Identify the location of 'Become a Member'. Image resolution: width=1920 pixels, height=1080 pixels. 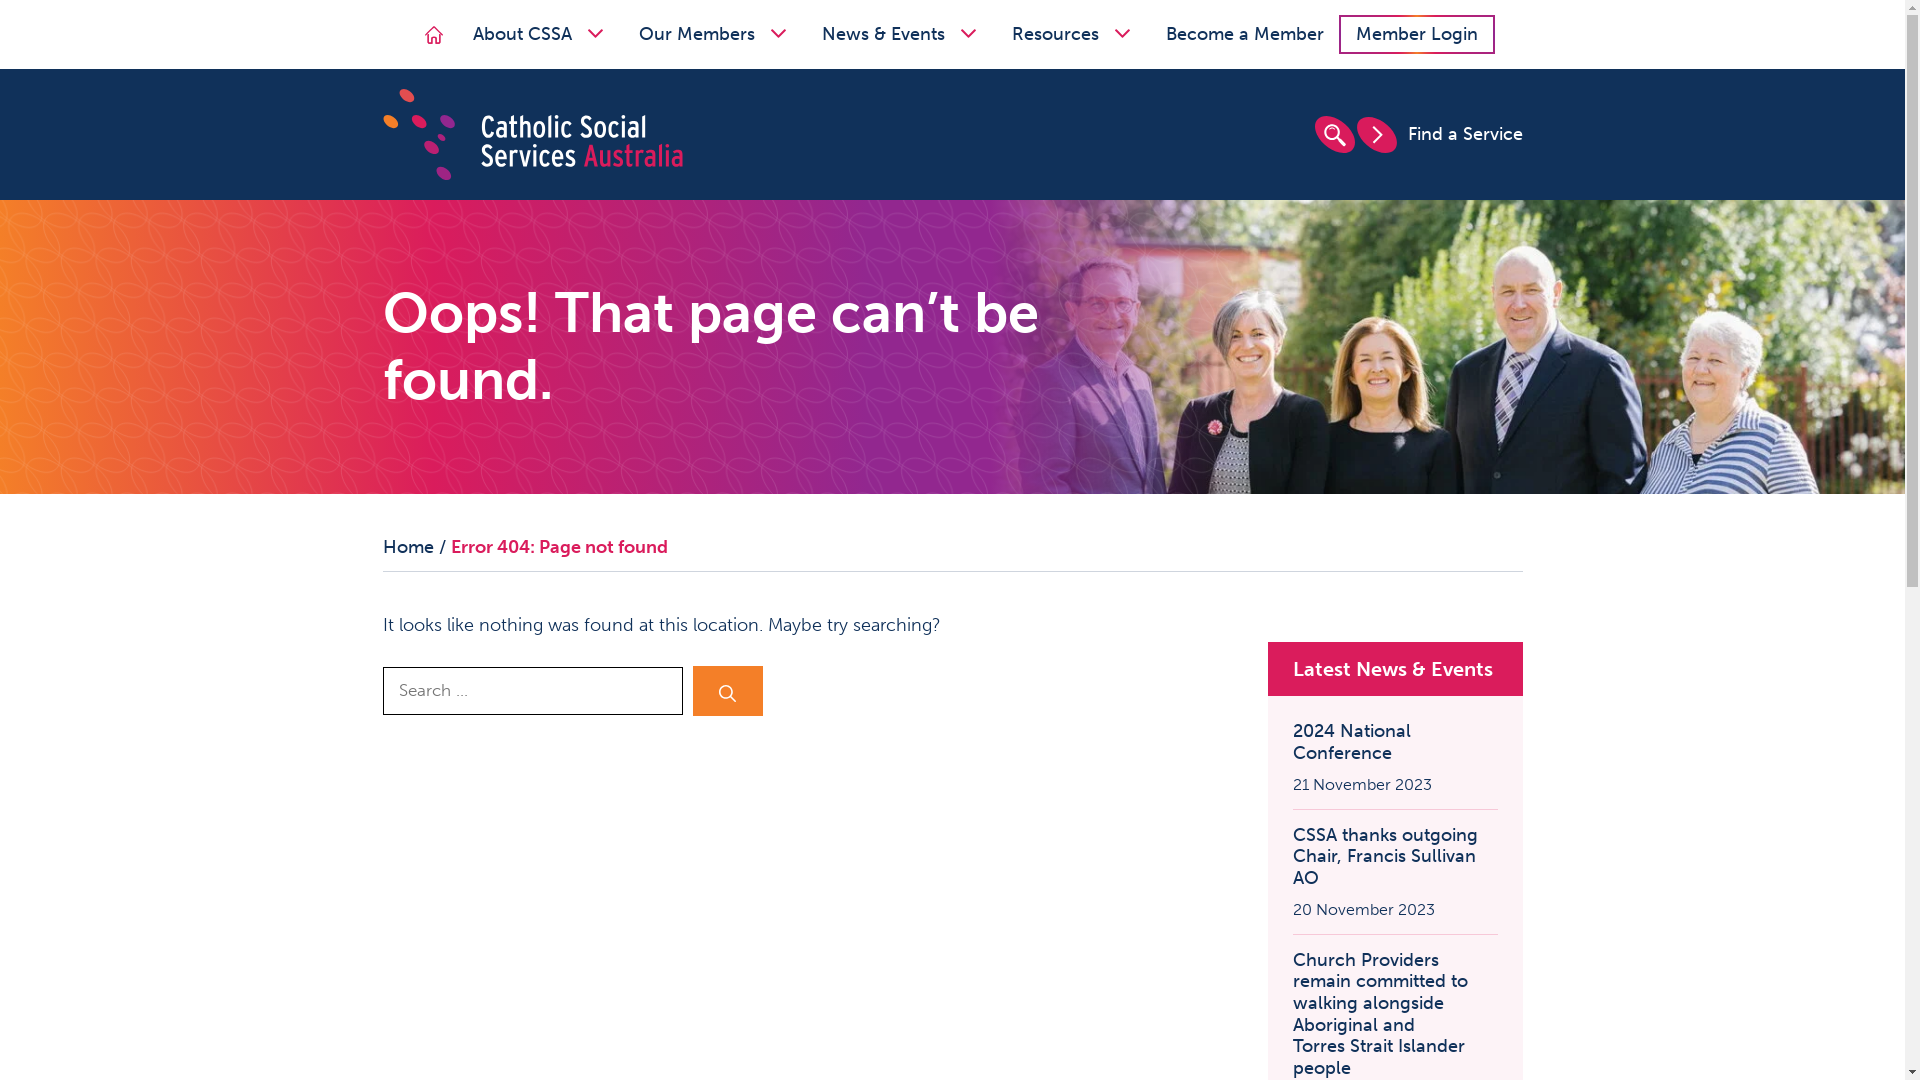
(1151, 34).